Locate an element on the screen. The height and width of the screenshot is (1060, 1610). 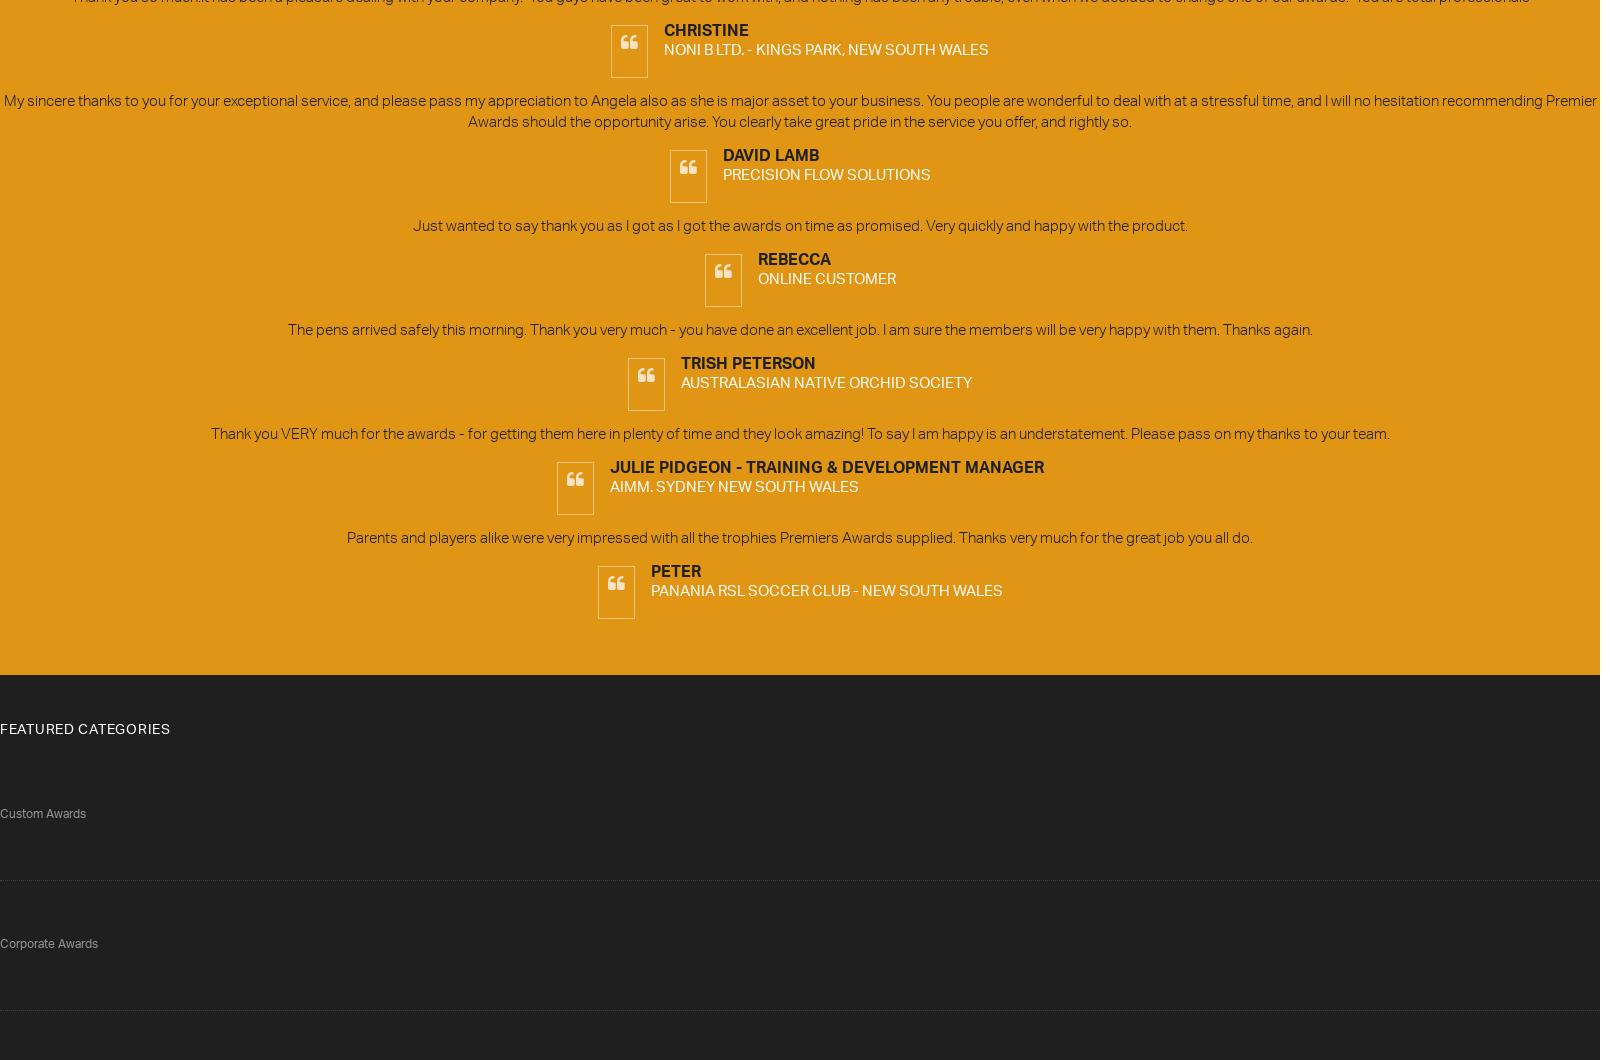
'Parents and players alike were very impressed with all the trophies Premiers Awards supplied. Thanks very much for the great job you all do.' is located at coordinates (346, 540).